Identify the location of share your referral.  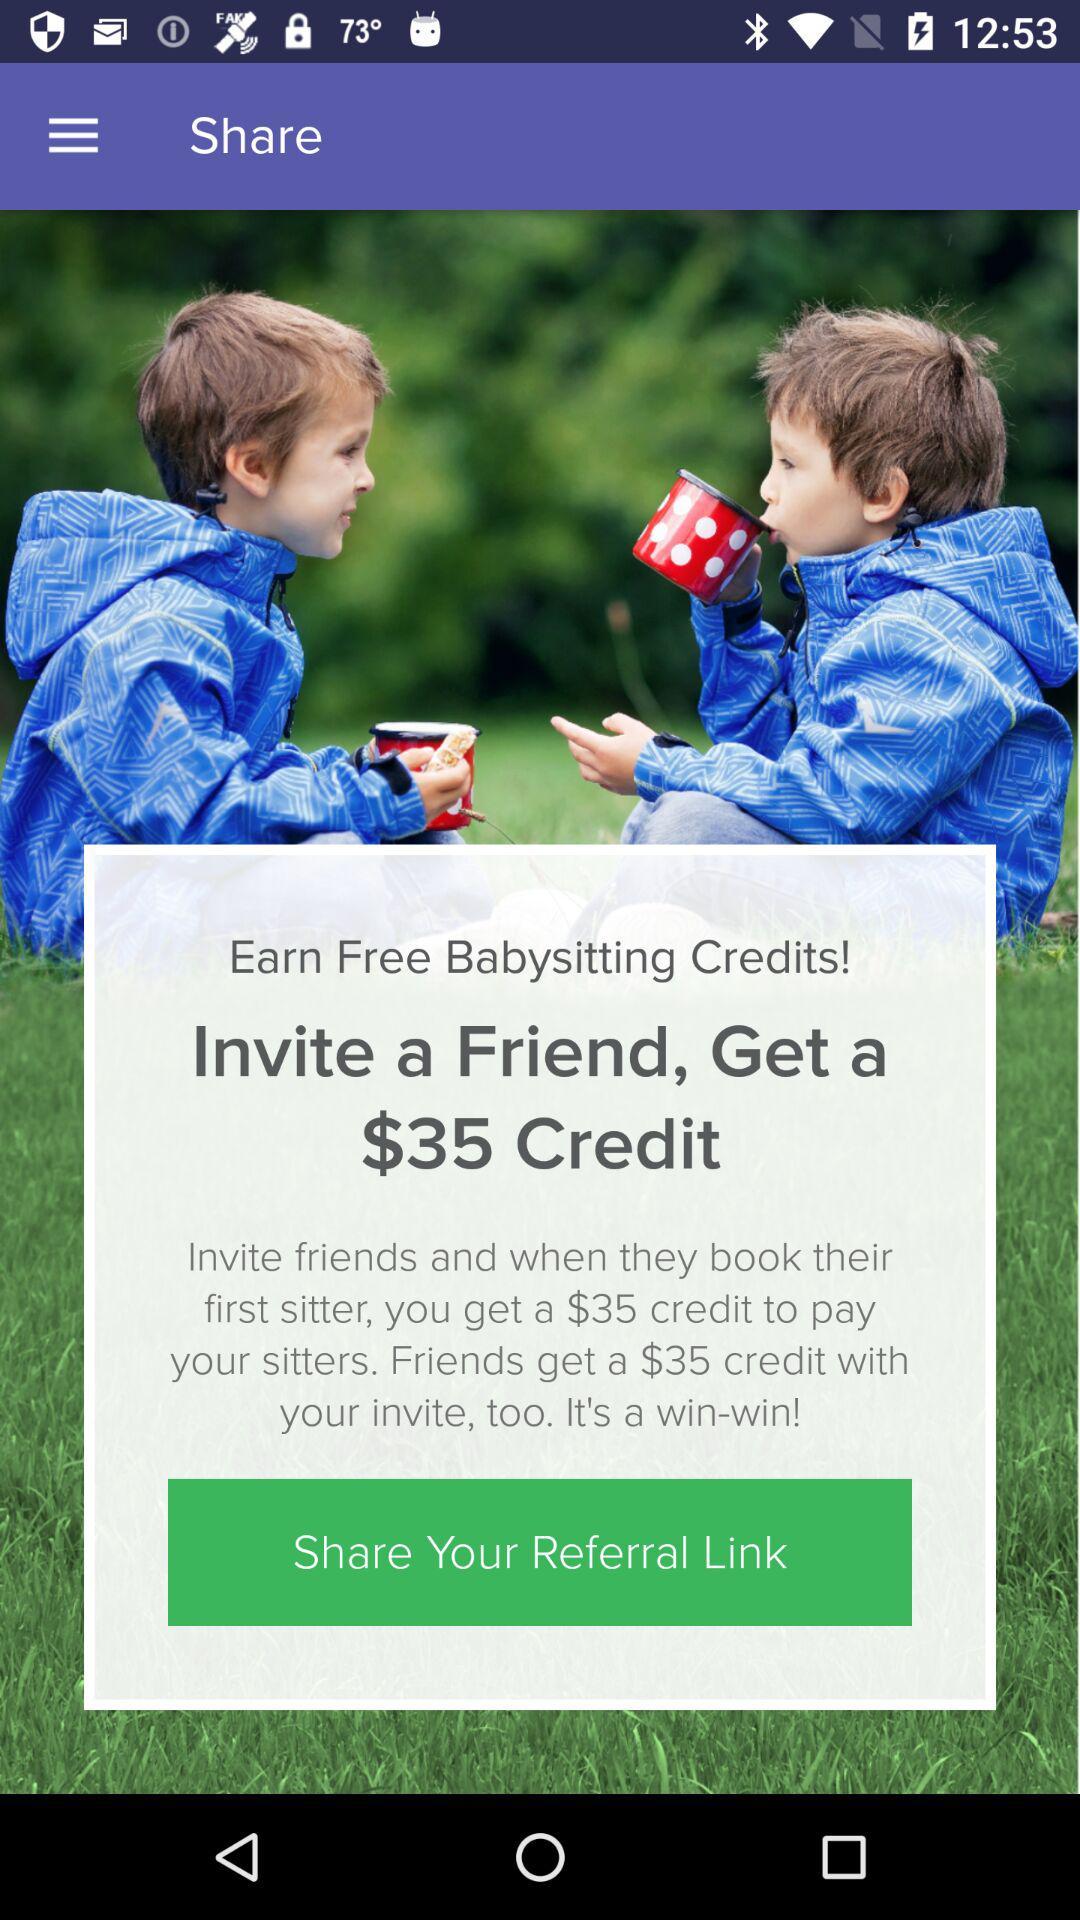
(540, 1551).